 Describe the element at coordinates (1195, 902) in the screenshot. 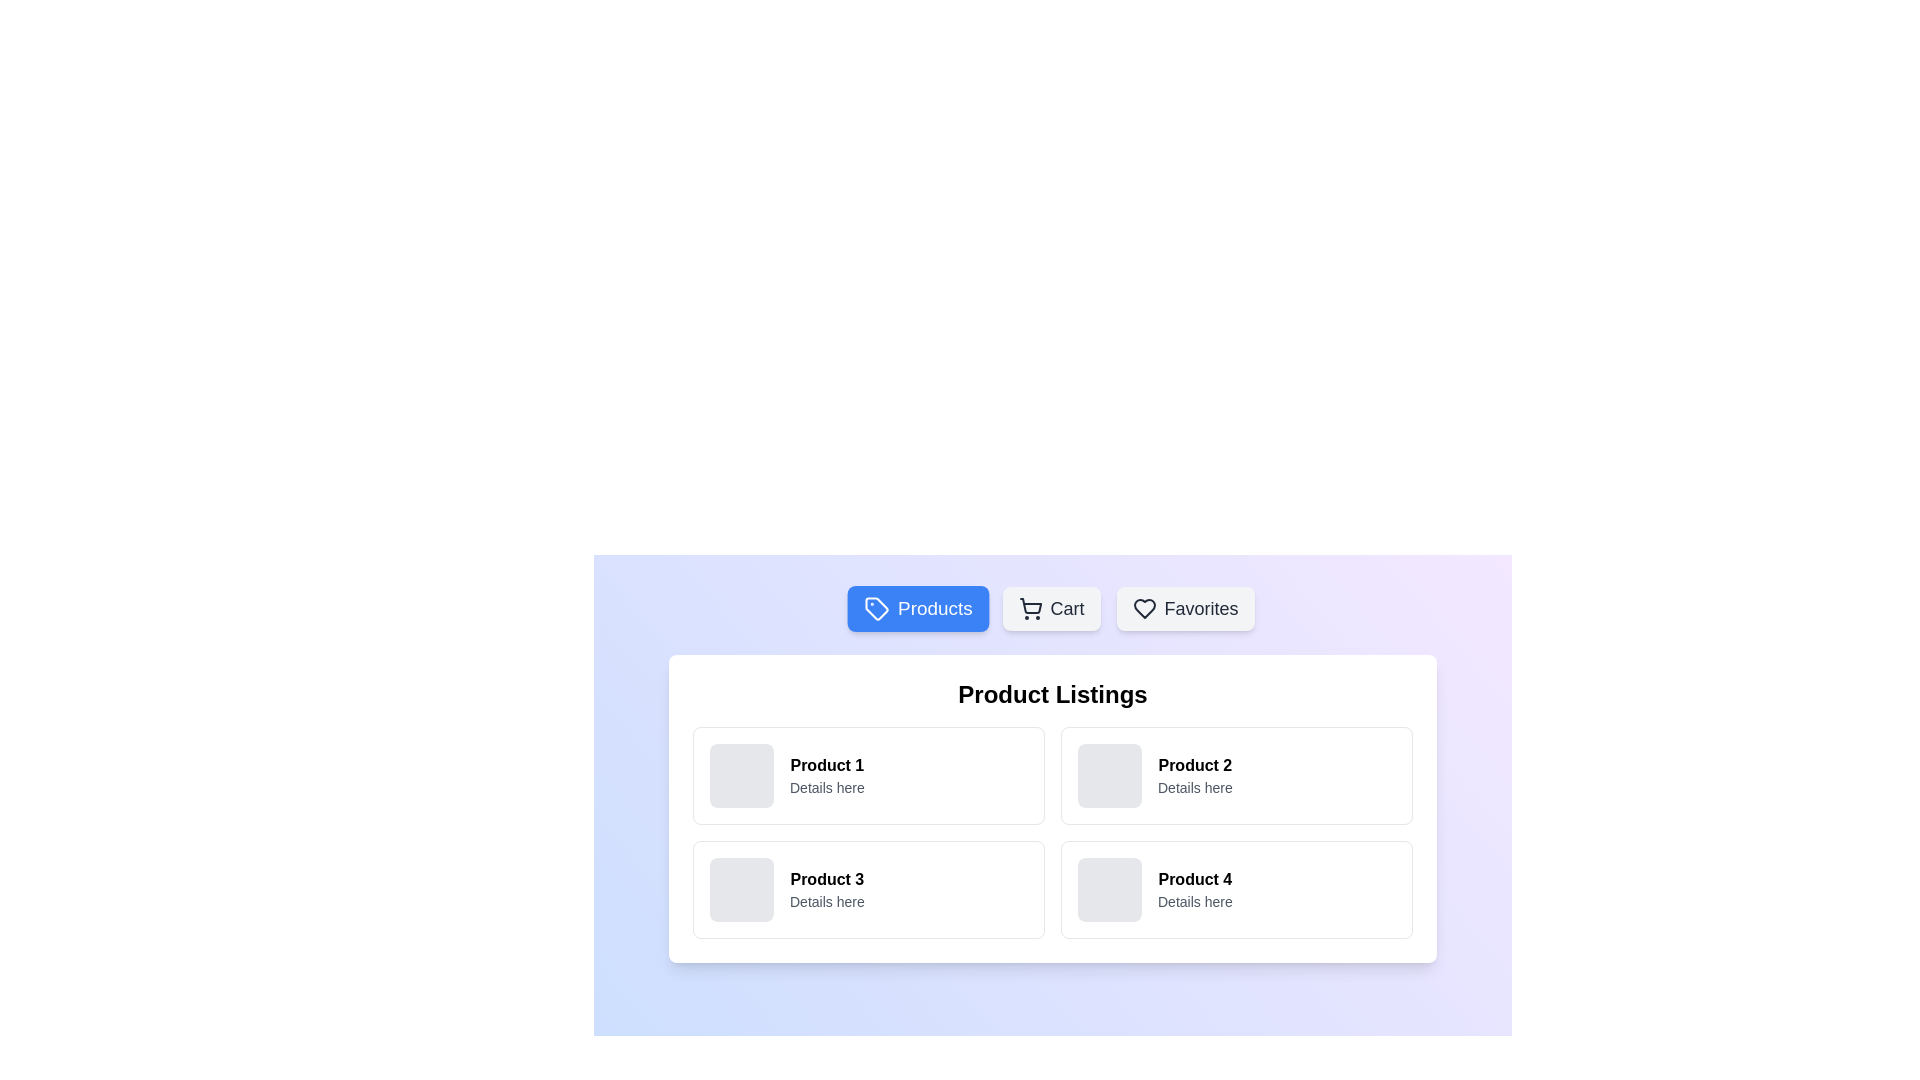

I see `the informational text label indicating additional details for 'Product 4', located in the bottom-right corner of its card` at that location.